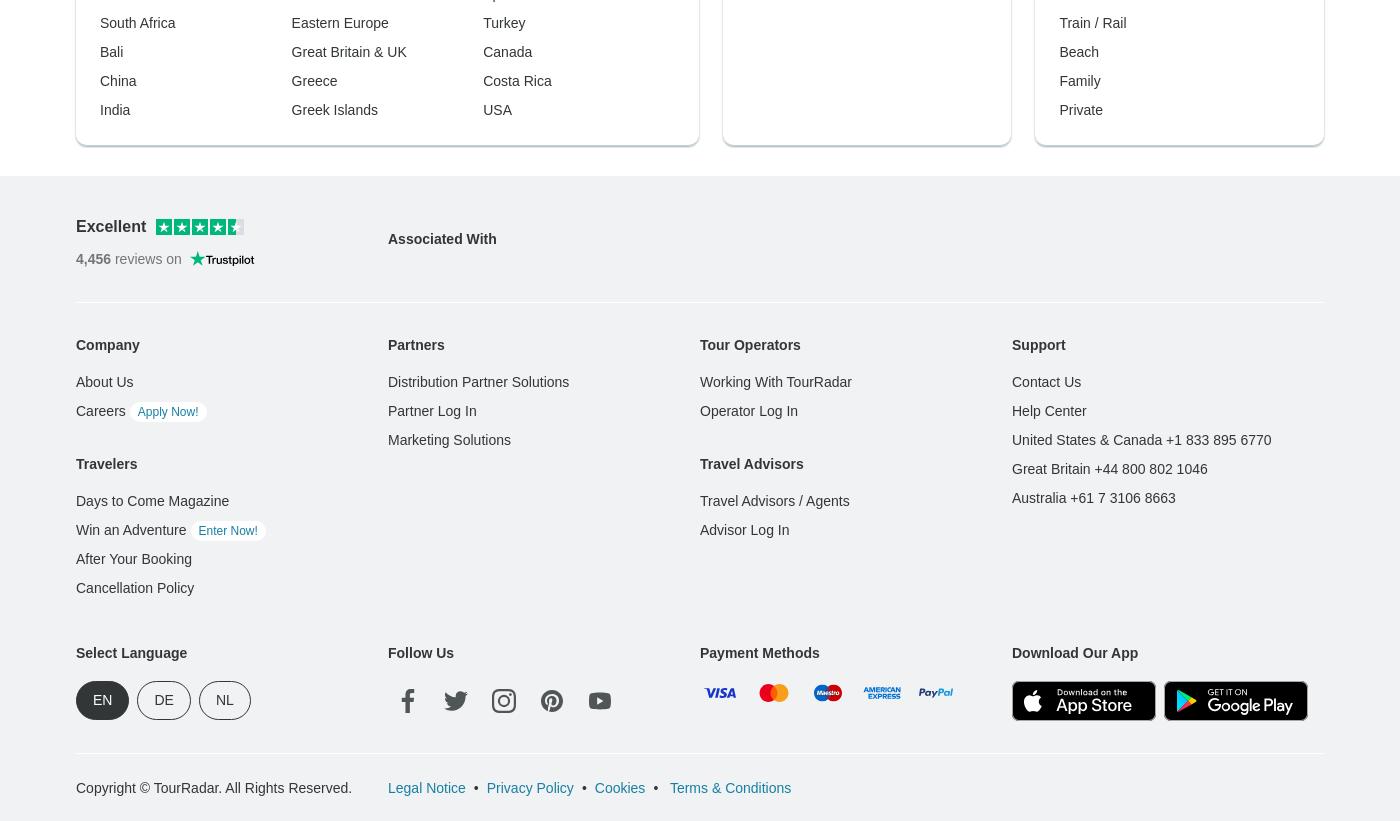 This screenshot has width=1400, height=821. Describe the element at coordinates (107, 21) in the screenshot. I see `'Company'` at that location.